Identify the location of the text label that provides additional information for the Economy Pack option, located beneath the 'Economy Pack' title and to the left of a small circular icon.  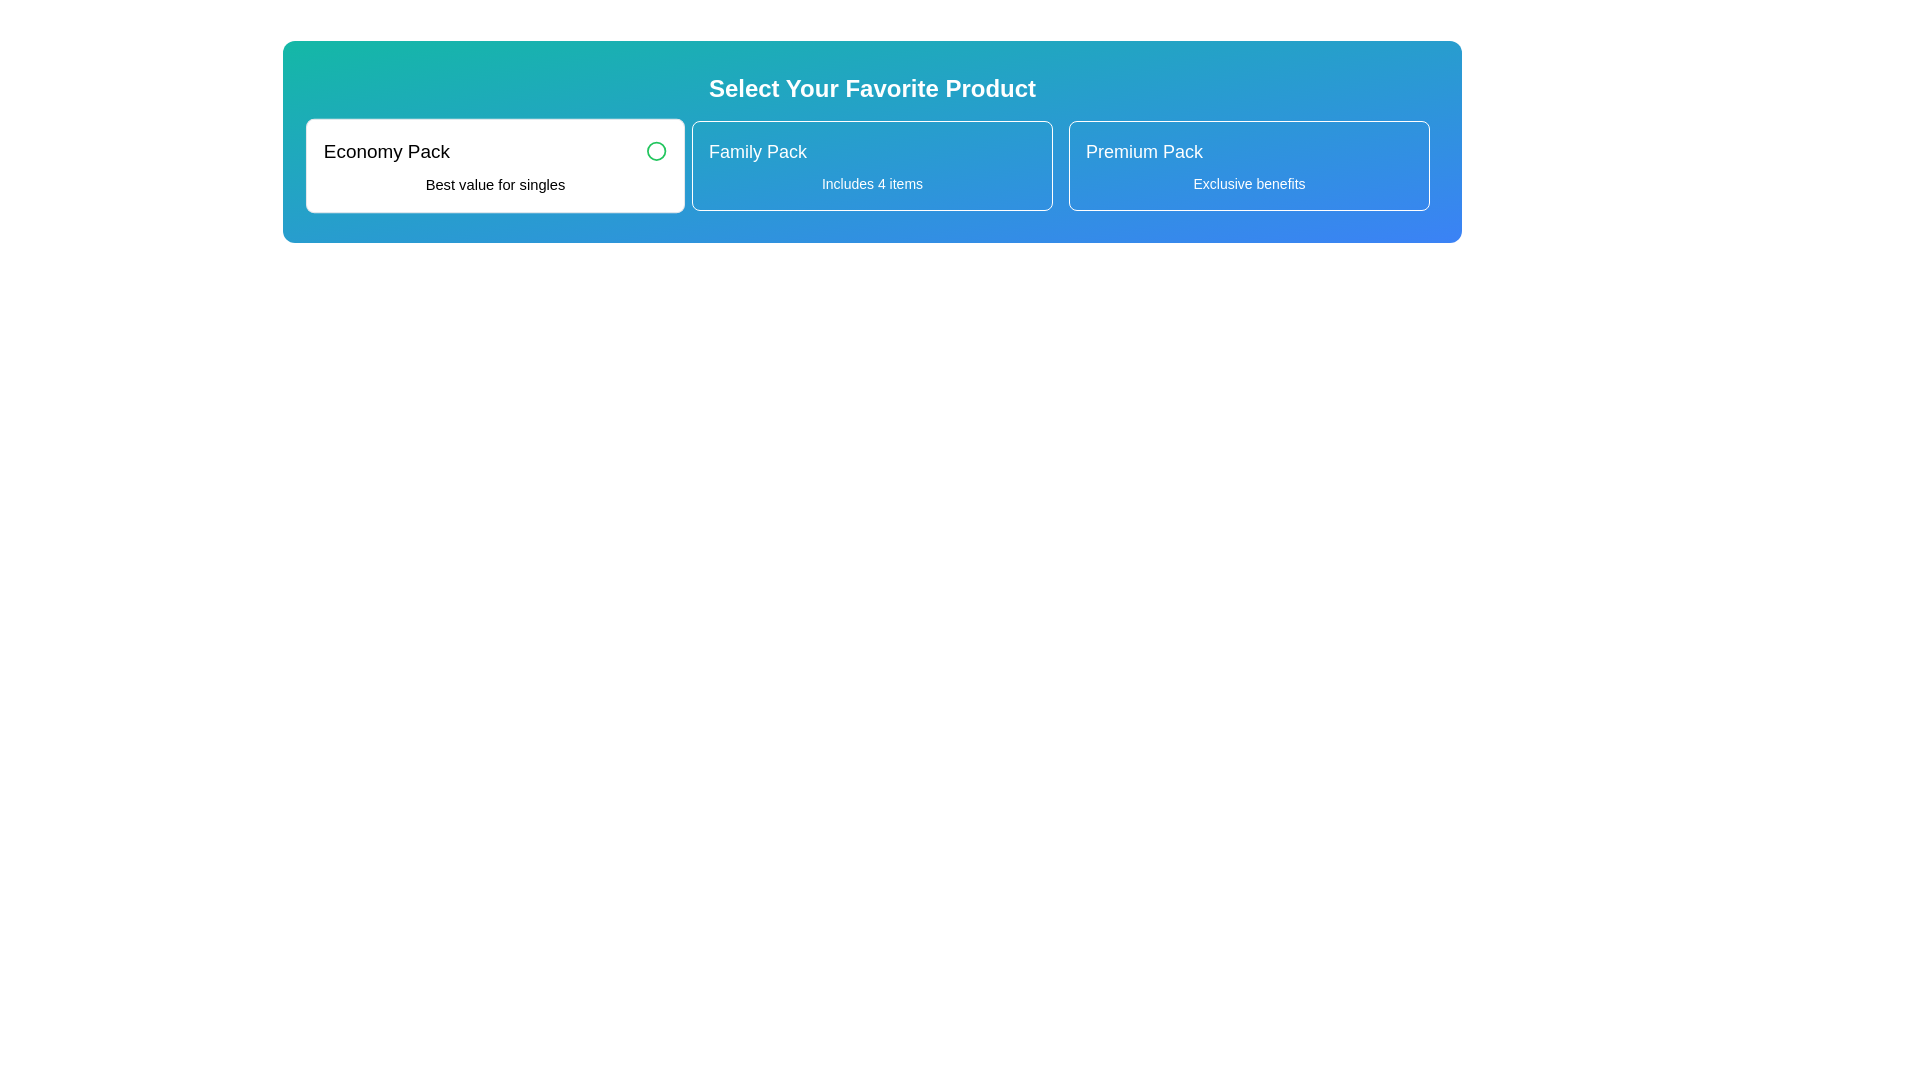
(495, 184).